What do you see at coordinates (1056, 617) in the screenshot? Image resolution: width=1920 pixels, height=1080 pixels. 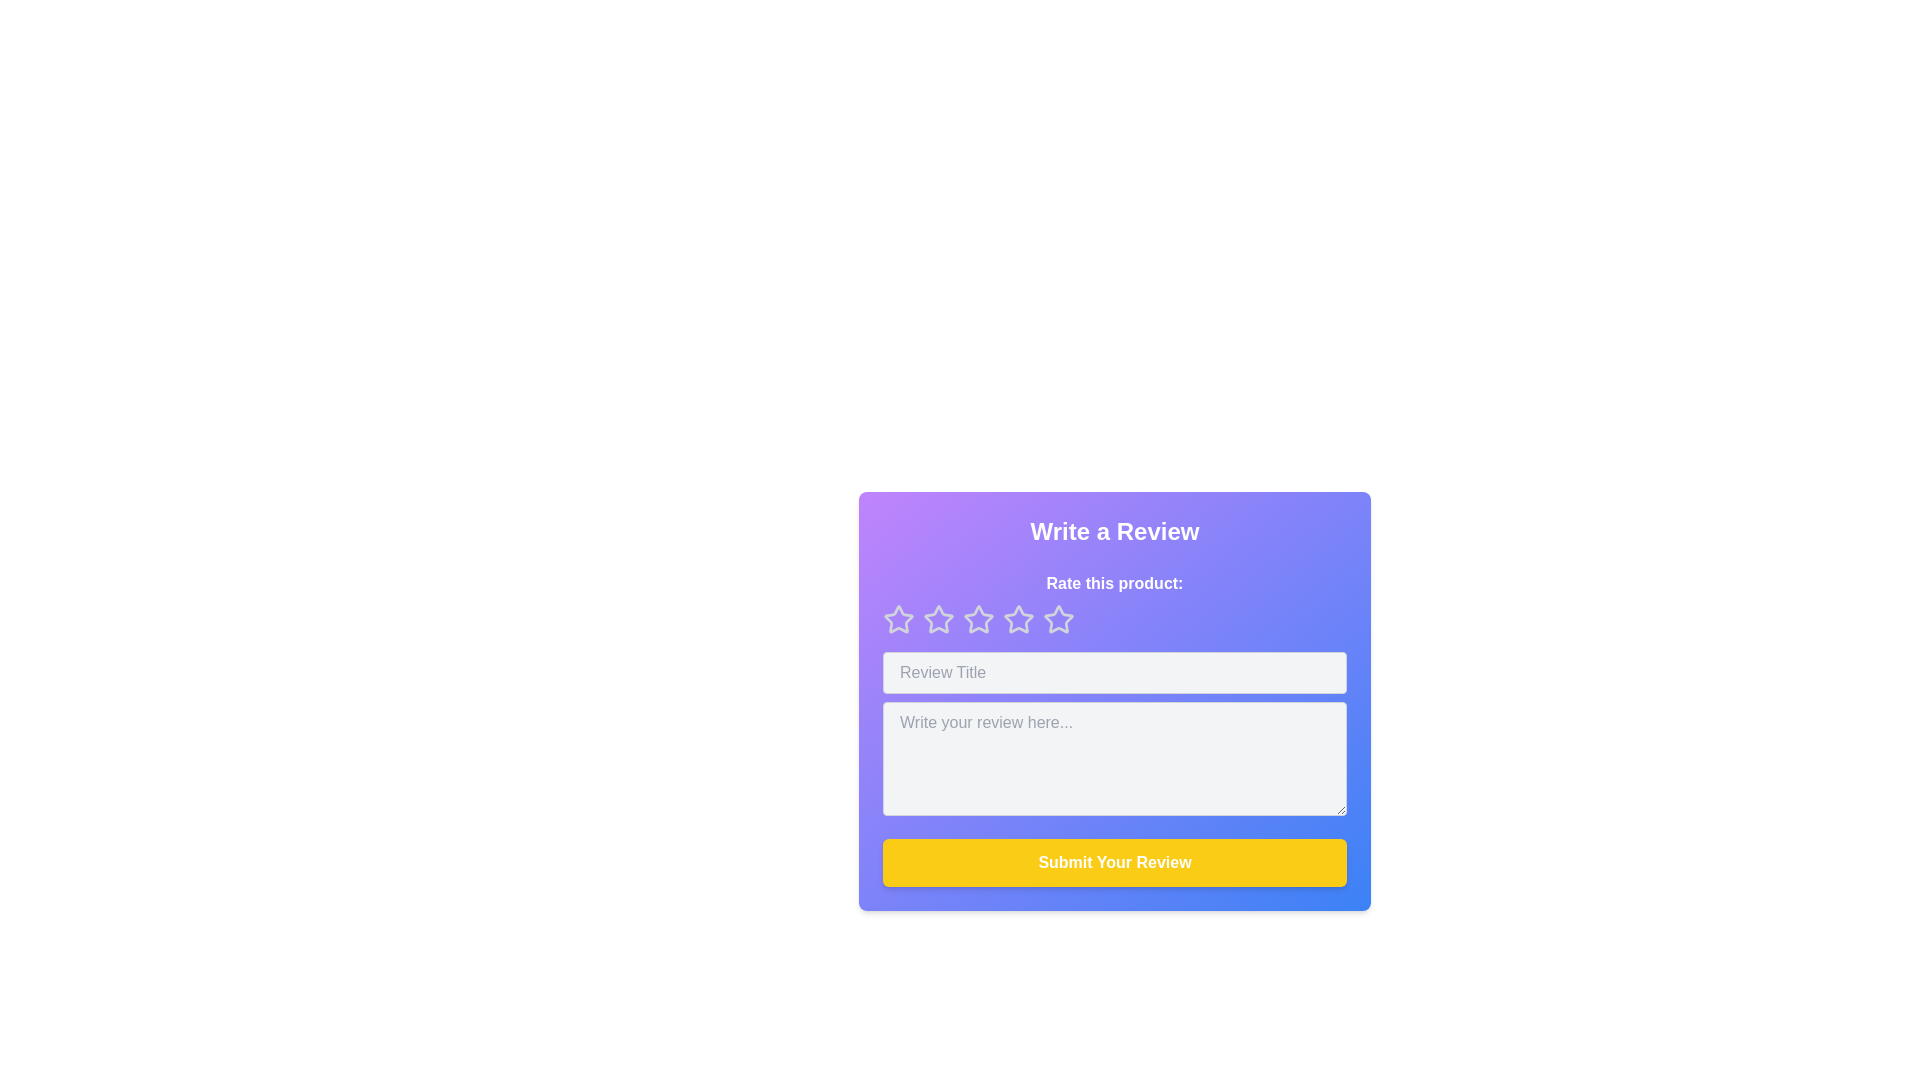 I see `the fourth star icon in the rating section of the 'Write a Review' card` at bounding box center [1056, 617].